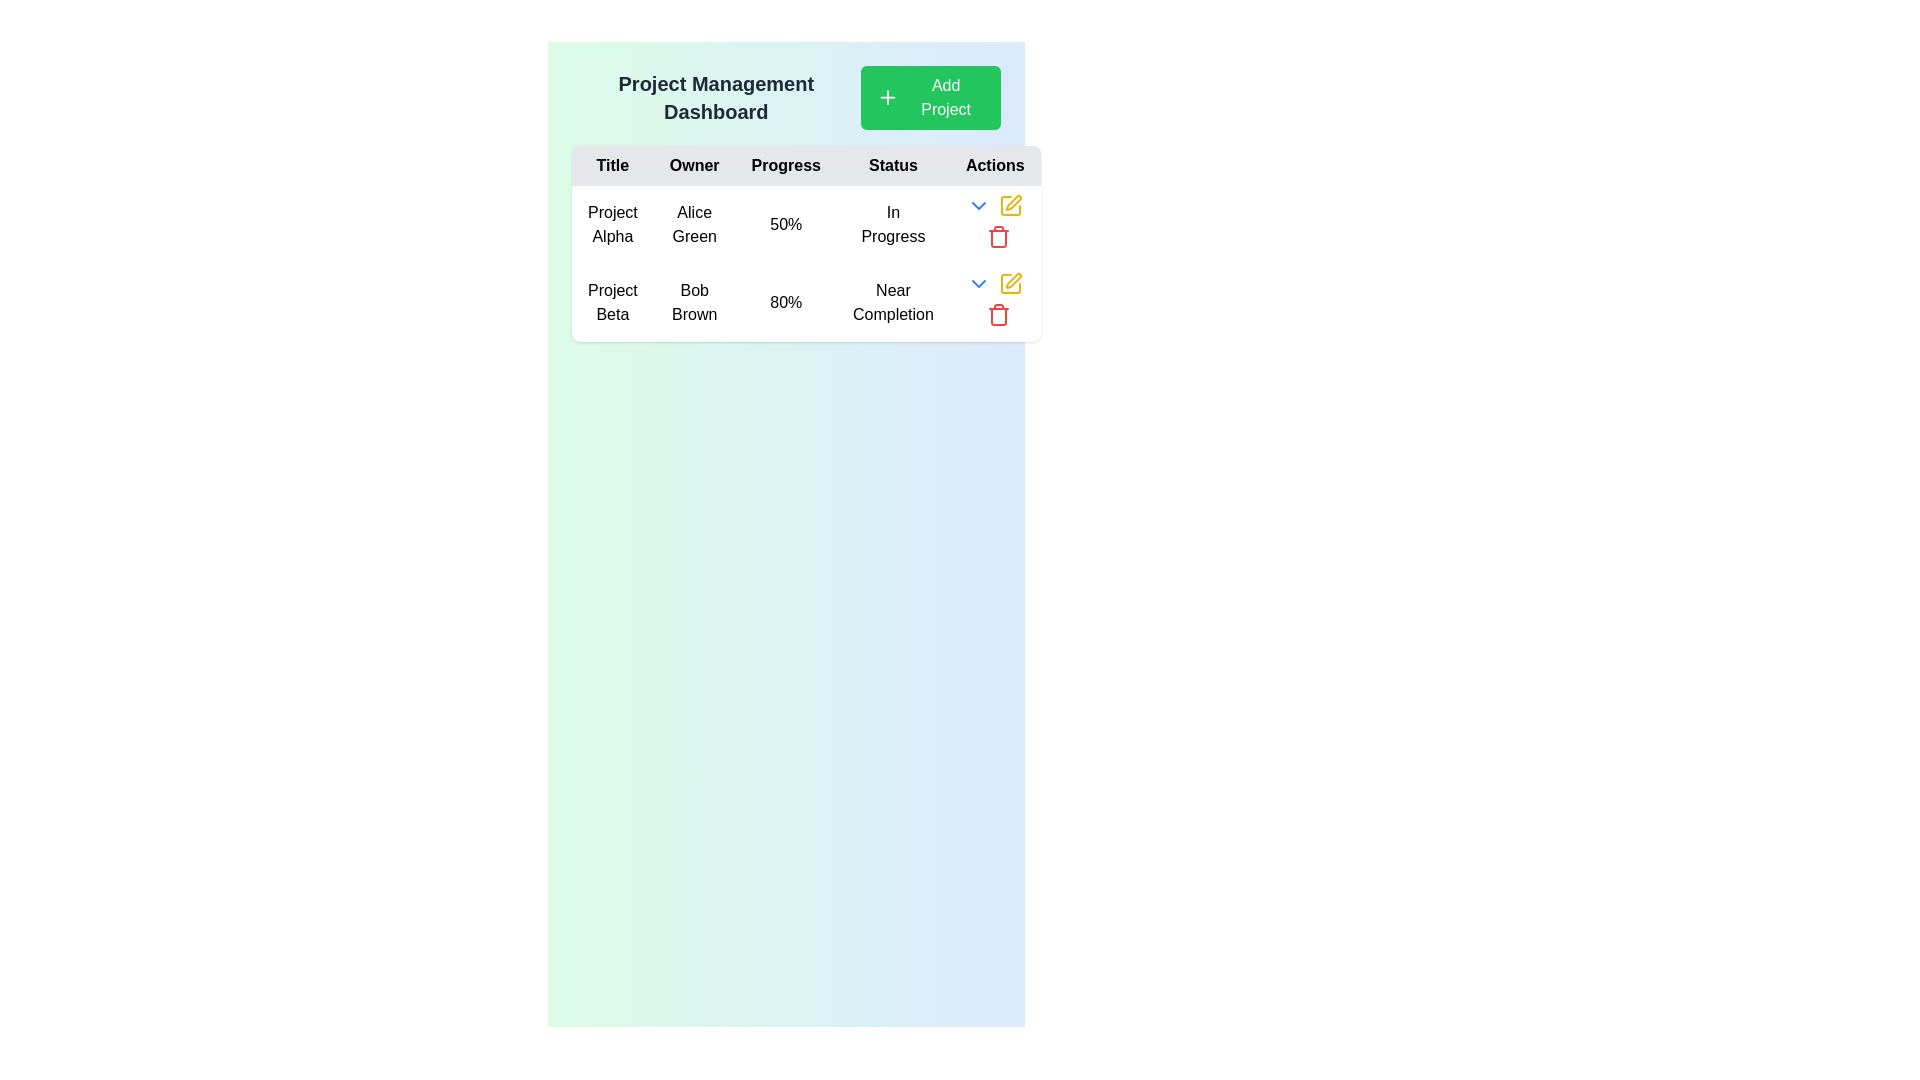 The image size is (1920, 1080). I want to click on the text label displaying '50%' in the 'Progress' column of the table for 'Project Alpha', so click(785, 224).